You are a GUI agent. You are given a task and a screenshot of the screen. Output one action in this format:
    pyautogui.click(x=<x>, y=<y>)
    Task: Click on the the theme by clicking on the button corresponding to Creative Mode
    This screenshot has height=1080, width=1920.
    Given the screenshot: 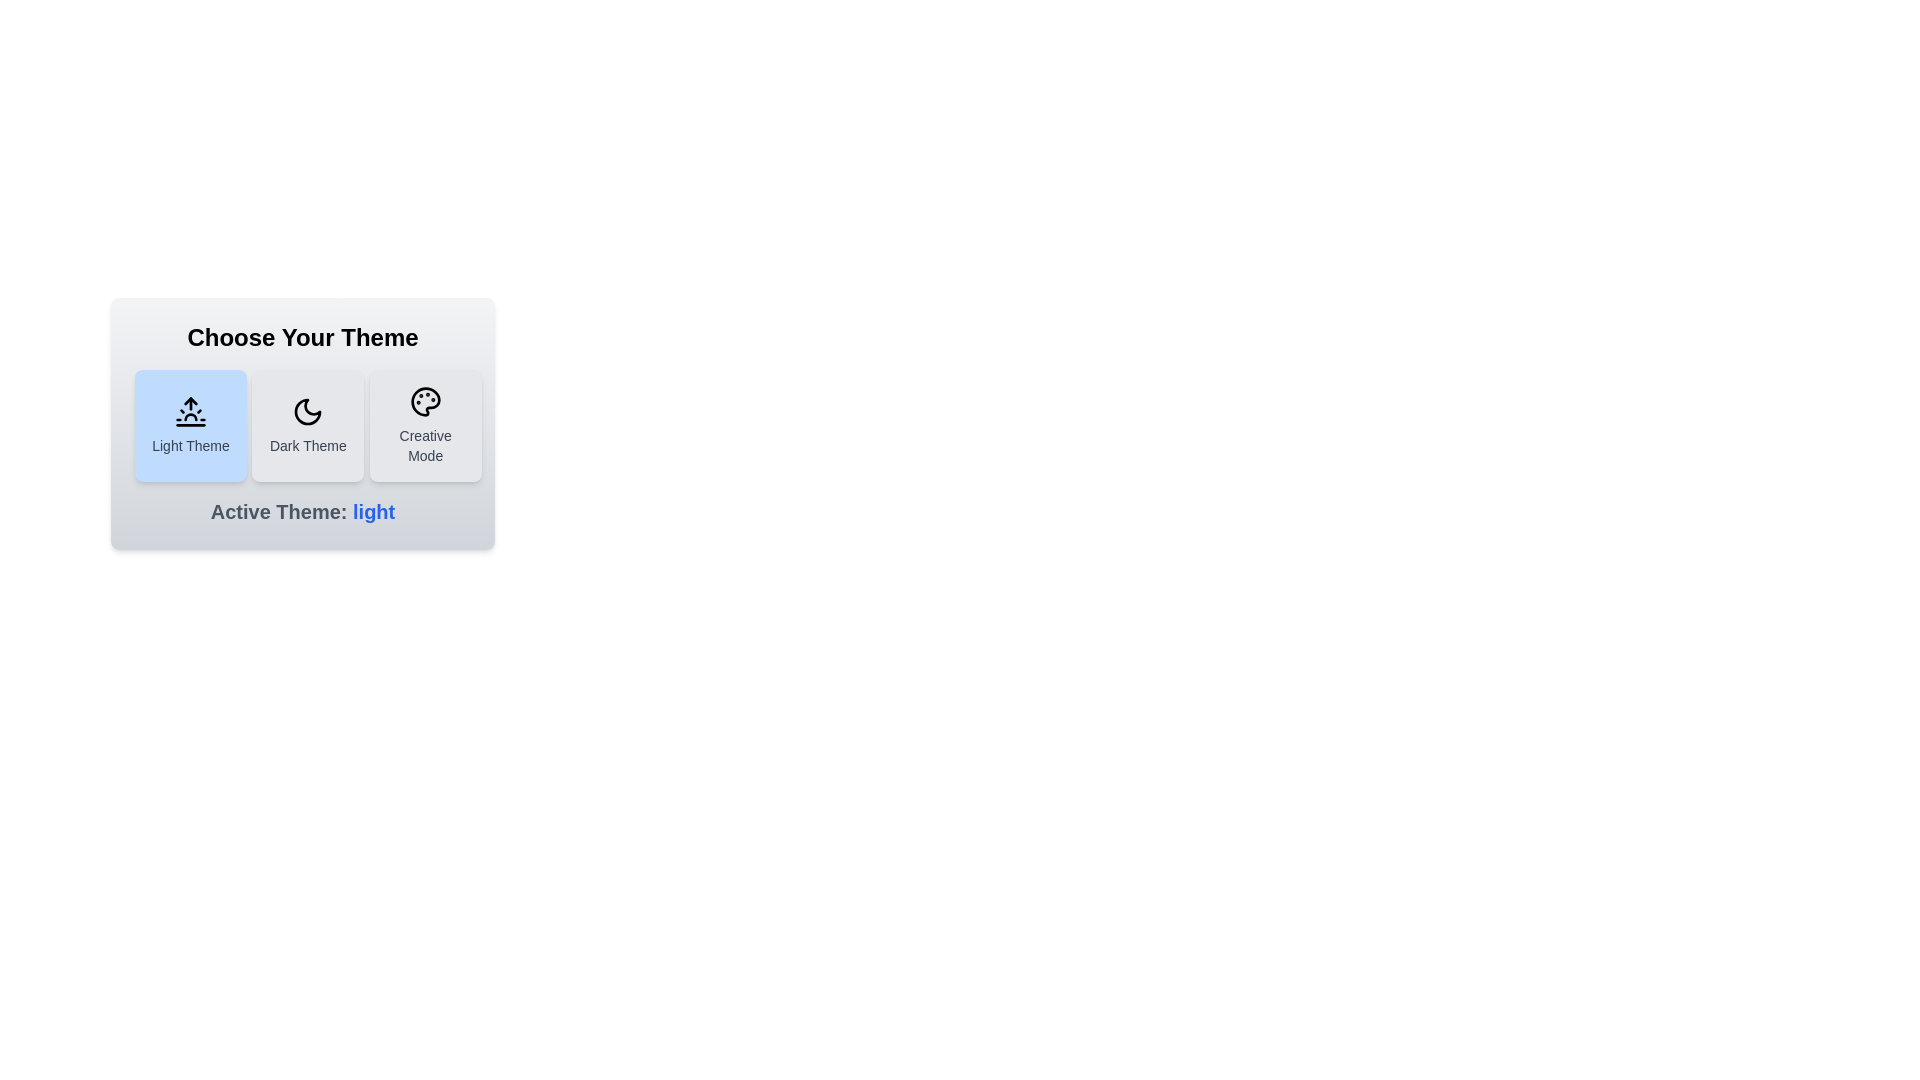 What is the action you would take?
    pyautogui.click(x=424, y=424)
    